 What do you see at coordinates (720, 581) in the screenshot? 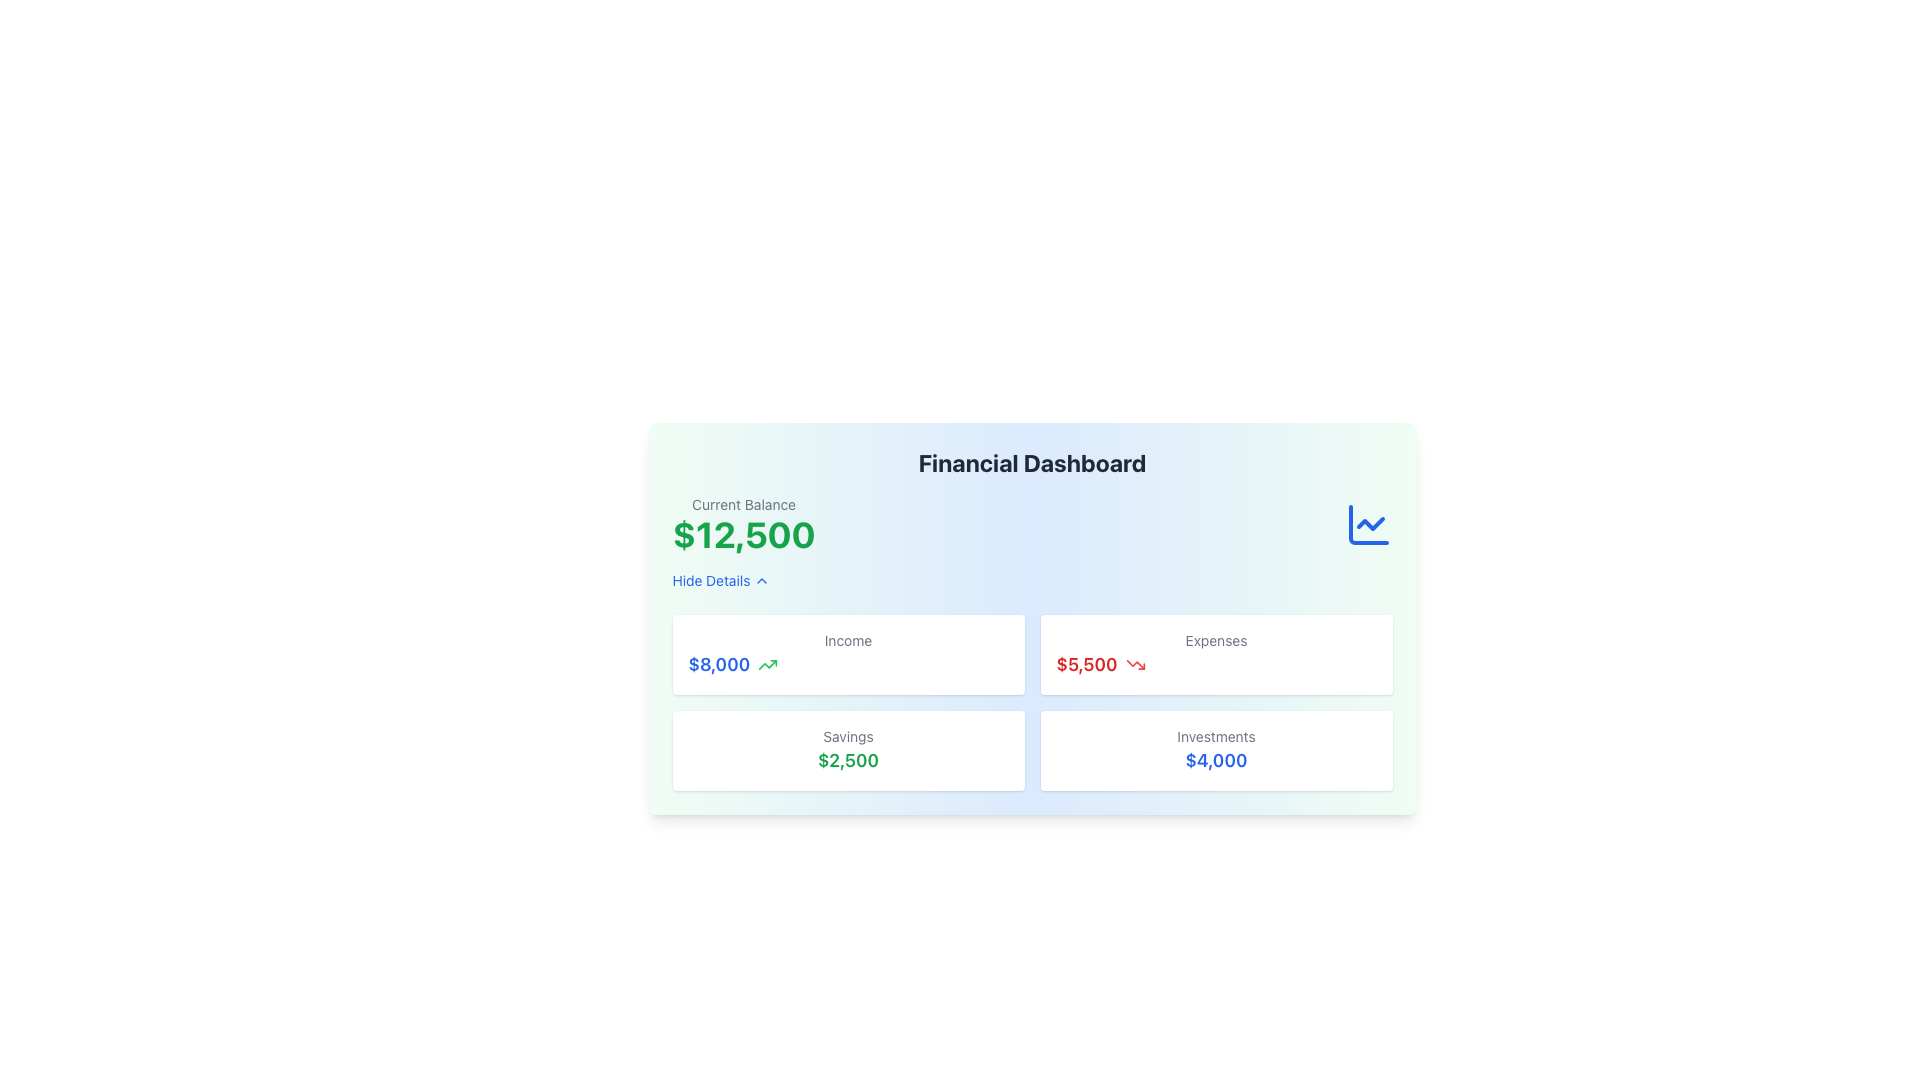
I see `the interactive link with an icon located directly below the '$12,500' text in the 'Current Balance' section of the 'Financial Dashboard'` at bounding box center [720, 581].